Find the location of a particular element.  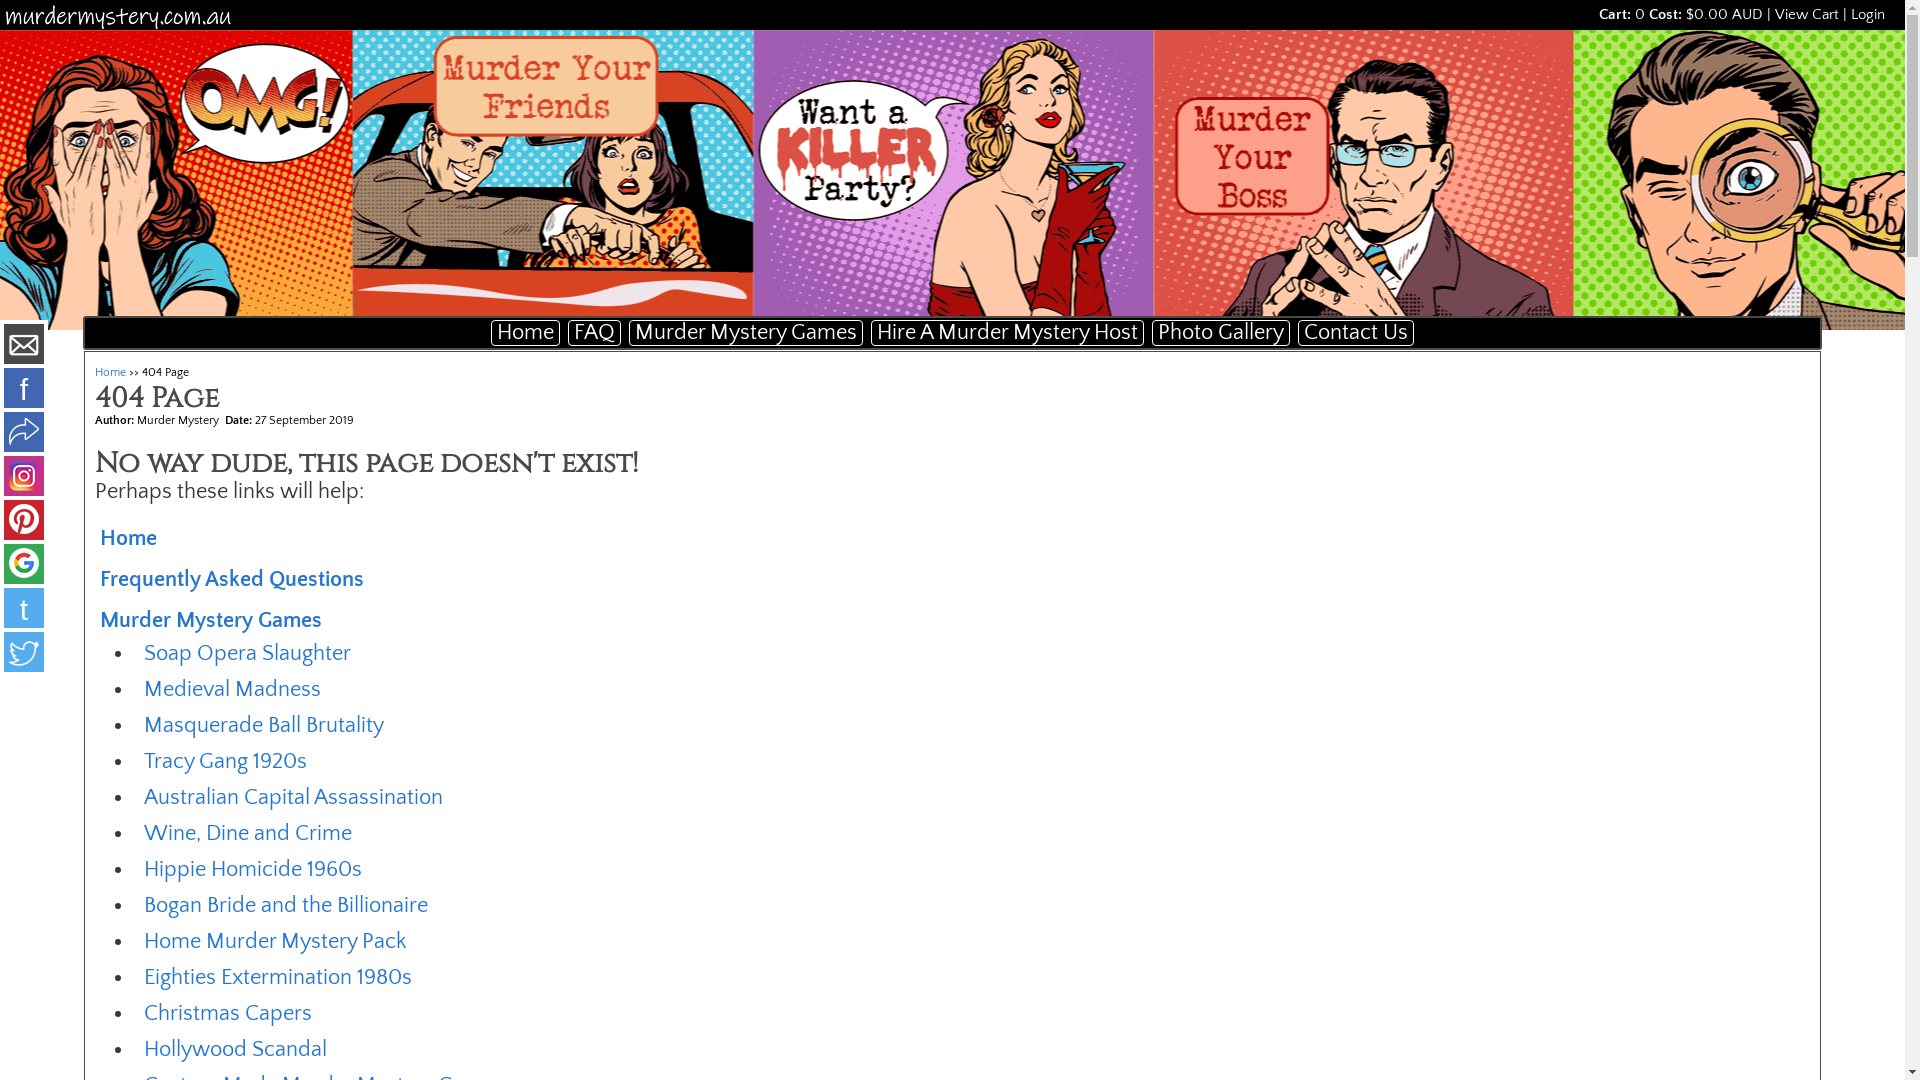

'f' is located at coordinates (24, 389).